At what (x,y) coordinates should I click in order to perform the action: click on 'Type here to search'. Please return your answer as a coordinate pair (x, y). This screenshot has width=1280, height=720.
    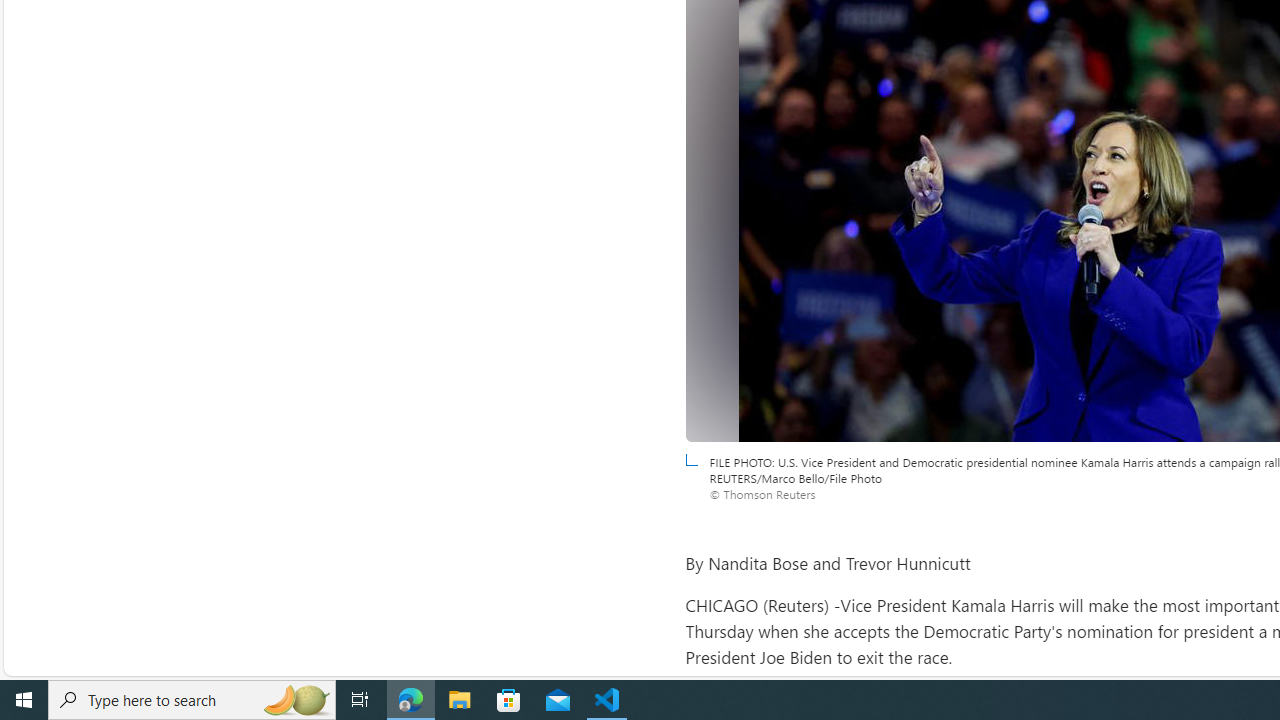
    Looking at the image, I should click on (192, 698).